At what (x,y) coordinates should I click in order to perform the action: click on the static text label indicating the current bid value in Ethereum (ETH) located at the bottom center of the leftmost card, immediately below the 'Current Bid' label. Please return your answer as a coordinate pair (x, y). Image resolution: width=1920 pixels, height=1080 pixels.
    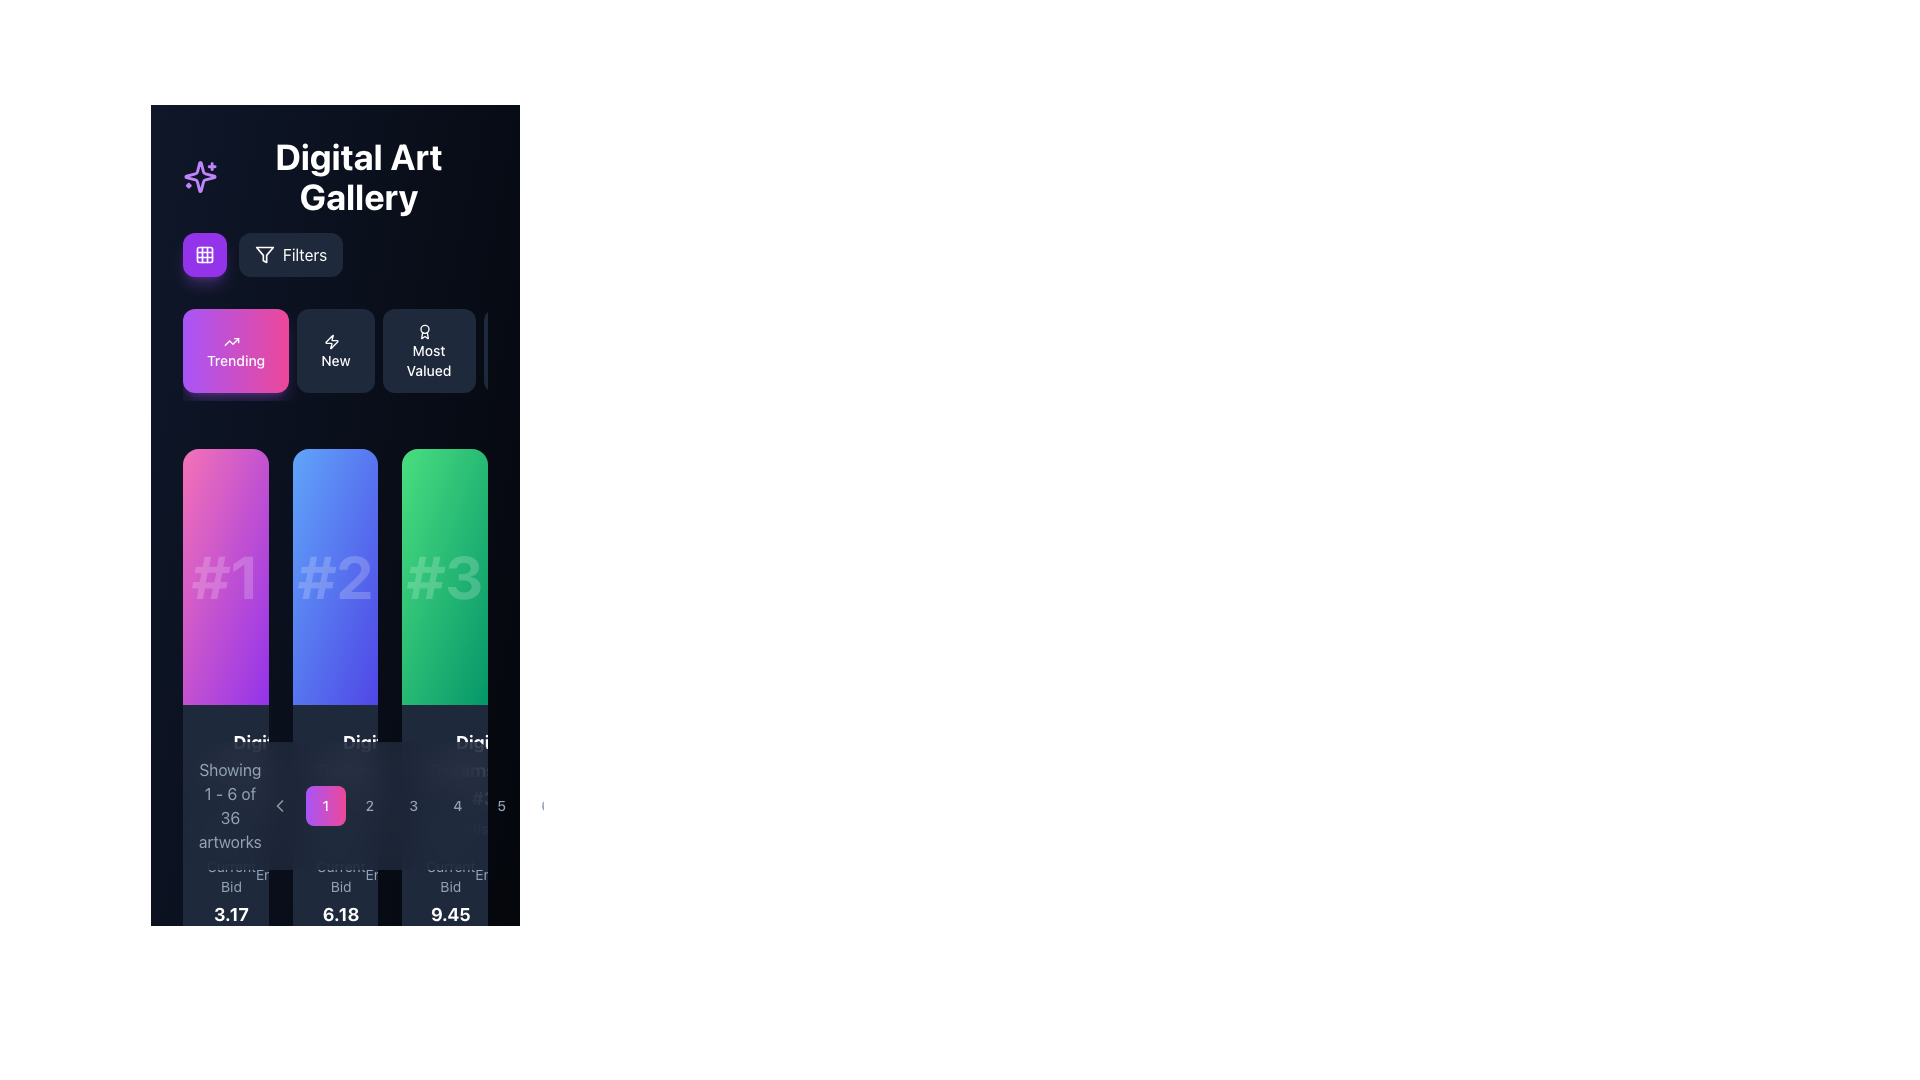
    Looking at the image, I should click on (231, 929).